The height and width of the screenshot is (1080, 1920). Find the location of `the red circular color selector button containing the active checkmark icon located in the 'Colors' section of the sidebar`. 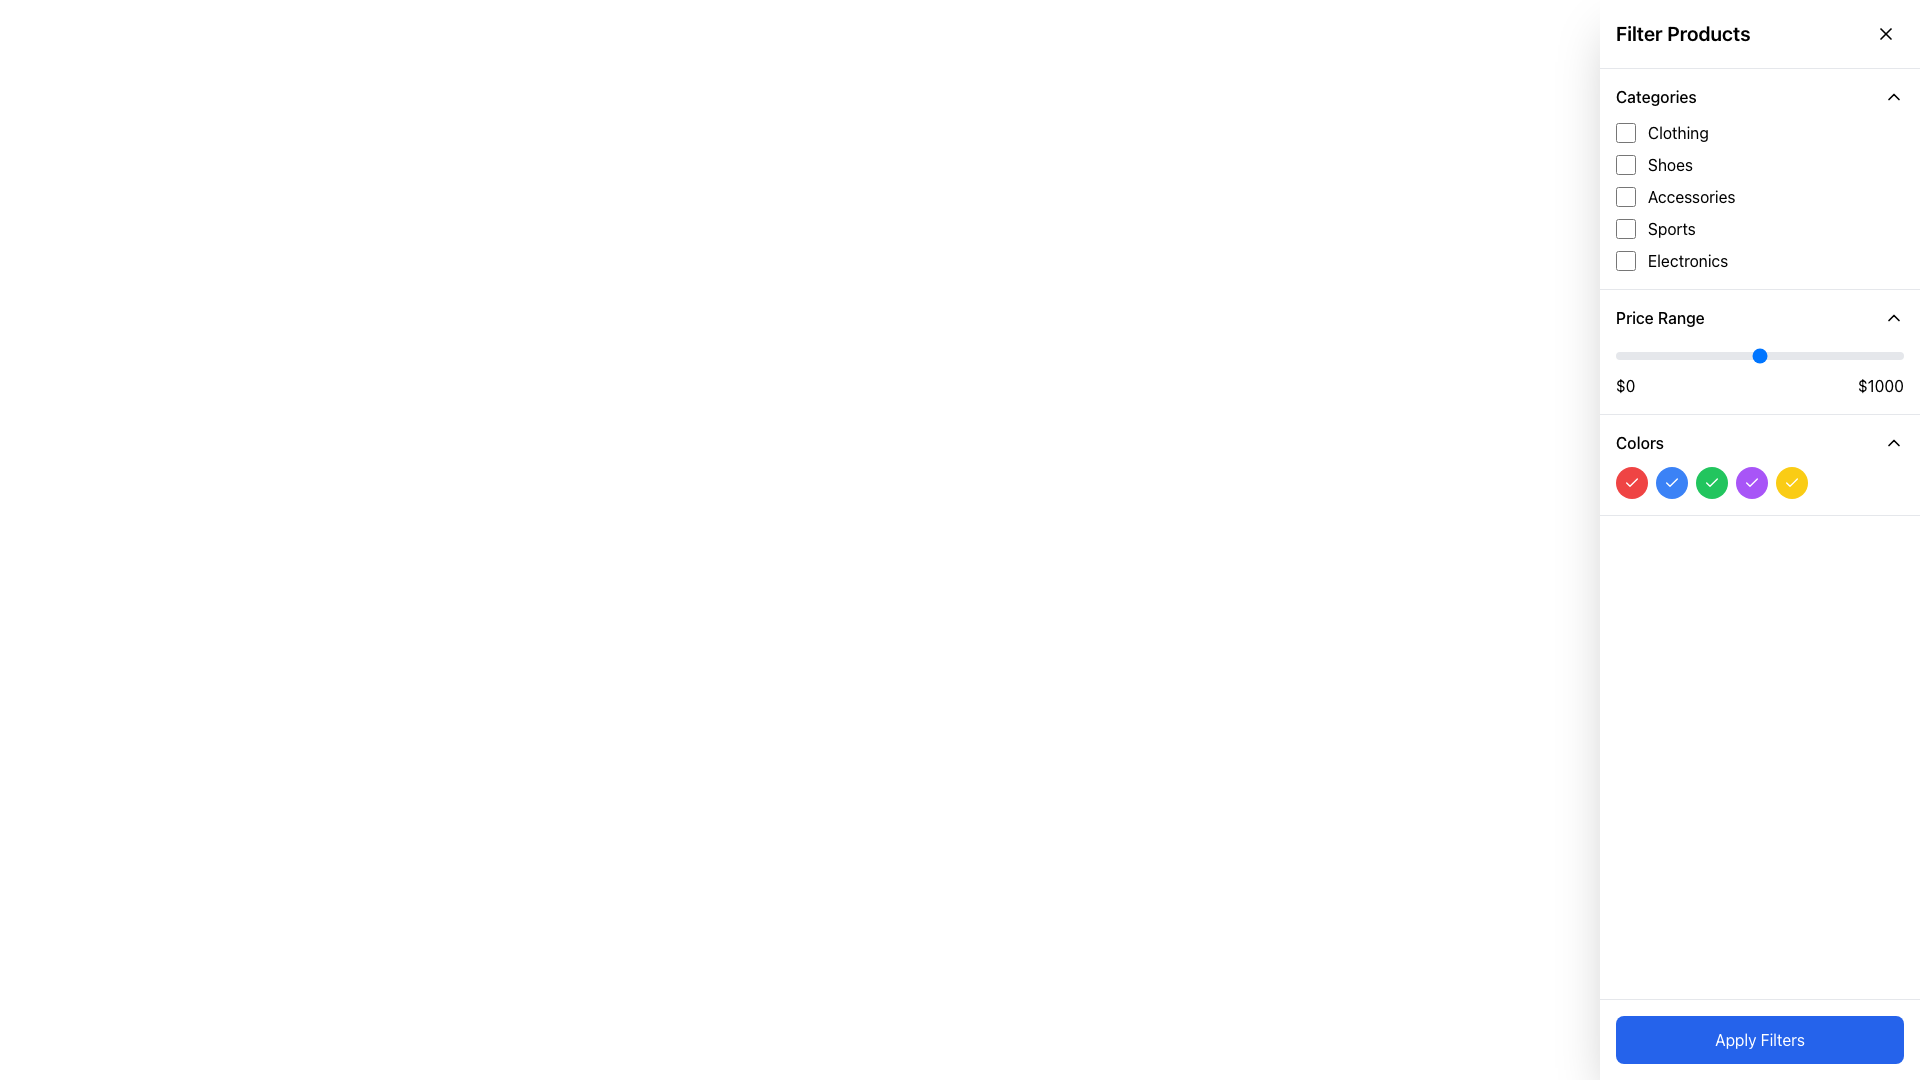

the red circular color selector button containing the active checkmark icon located in the 'Colors' section of the sidebar is located at coordinates (1632, 482).